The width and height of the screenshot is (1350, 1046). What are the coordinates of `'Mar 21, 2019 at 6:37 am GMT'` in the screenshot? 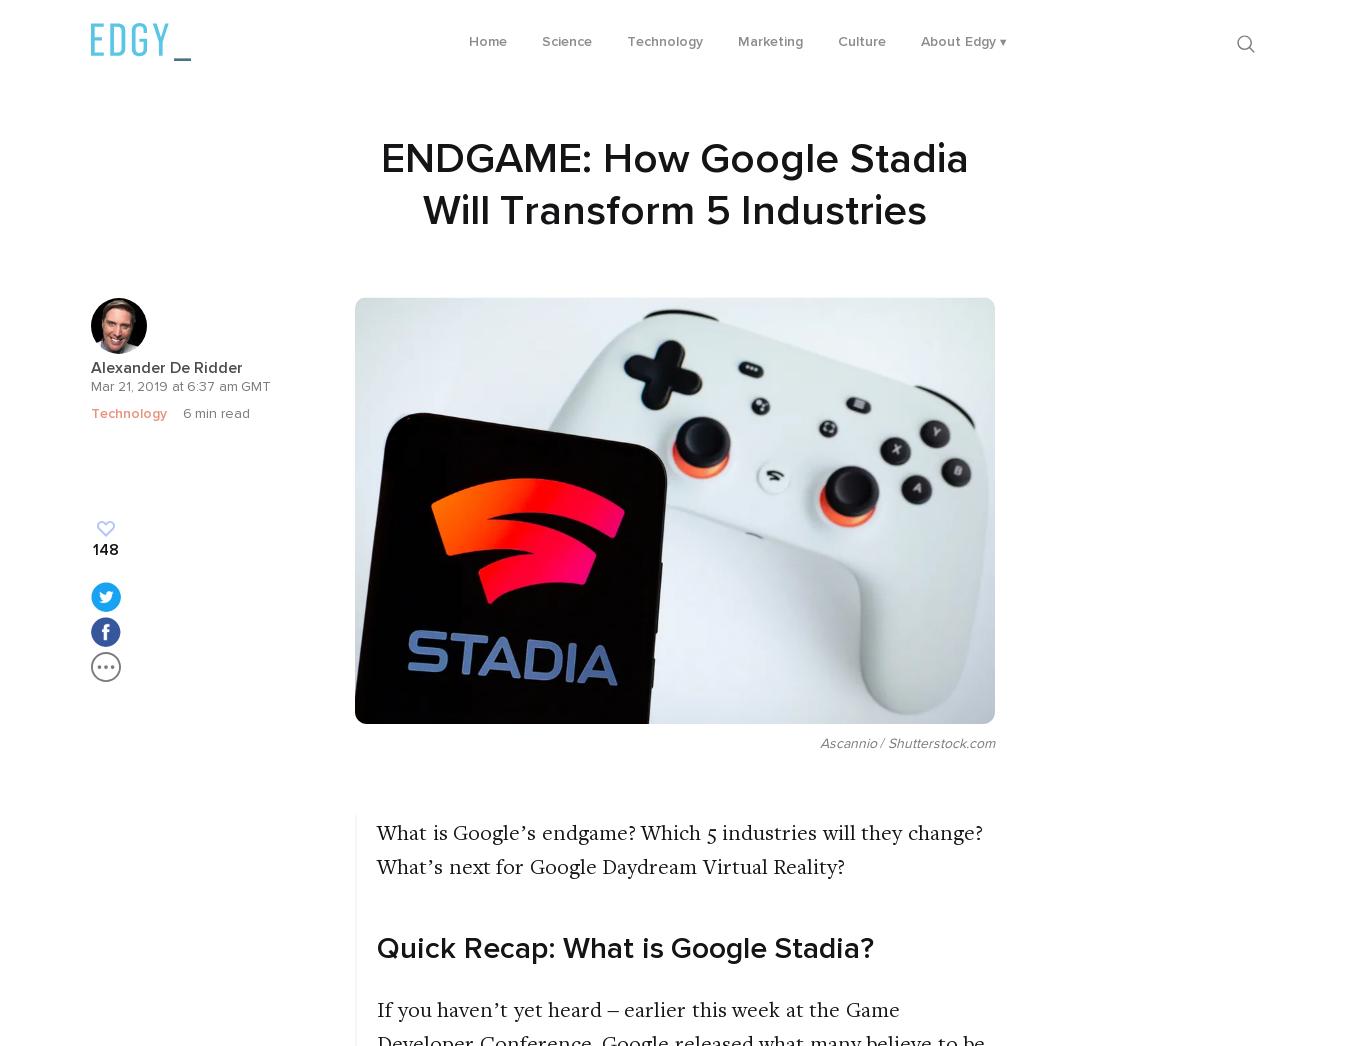 It's located at (181, 386).